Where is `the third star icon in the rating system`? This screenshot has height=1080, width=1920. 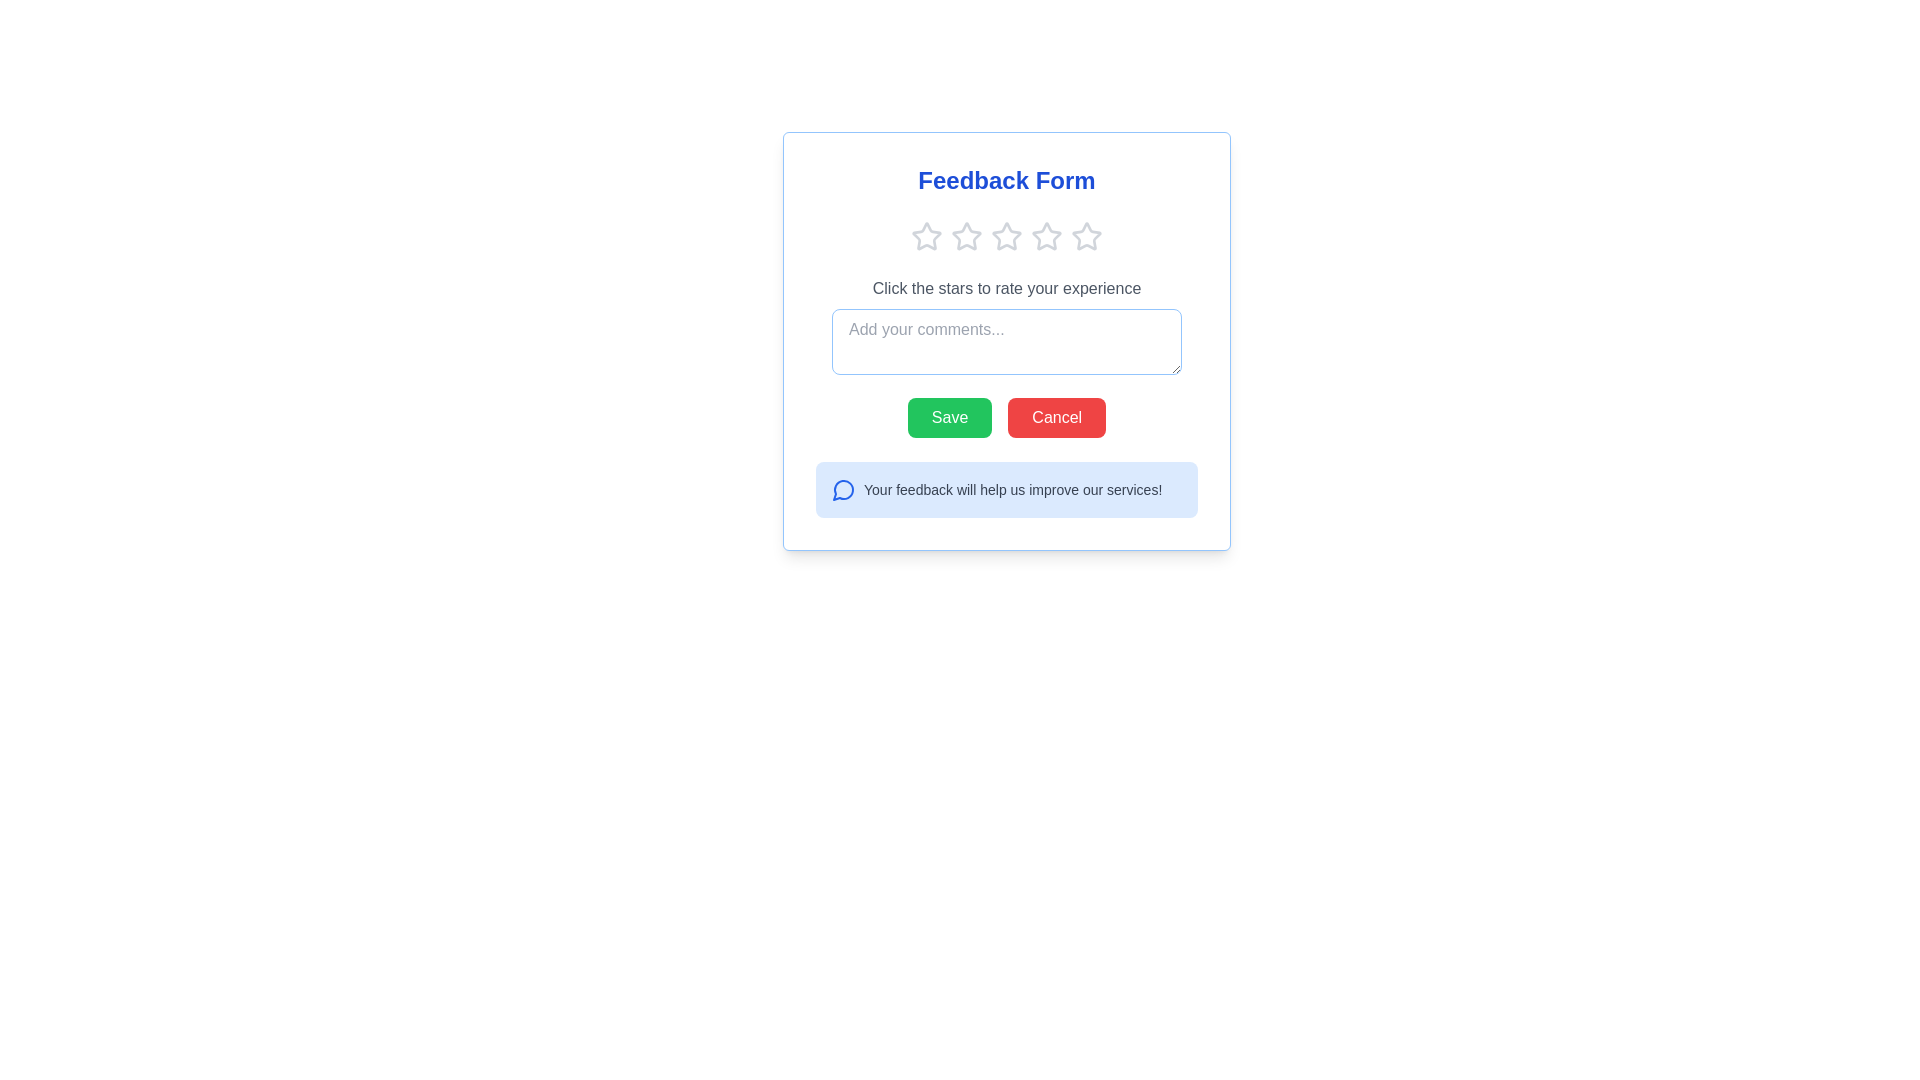
the third star icon in the rating system is located at coordinates (1045, 235).